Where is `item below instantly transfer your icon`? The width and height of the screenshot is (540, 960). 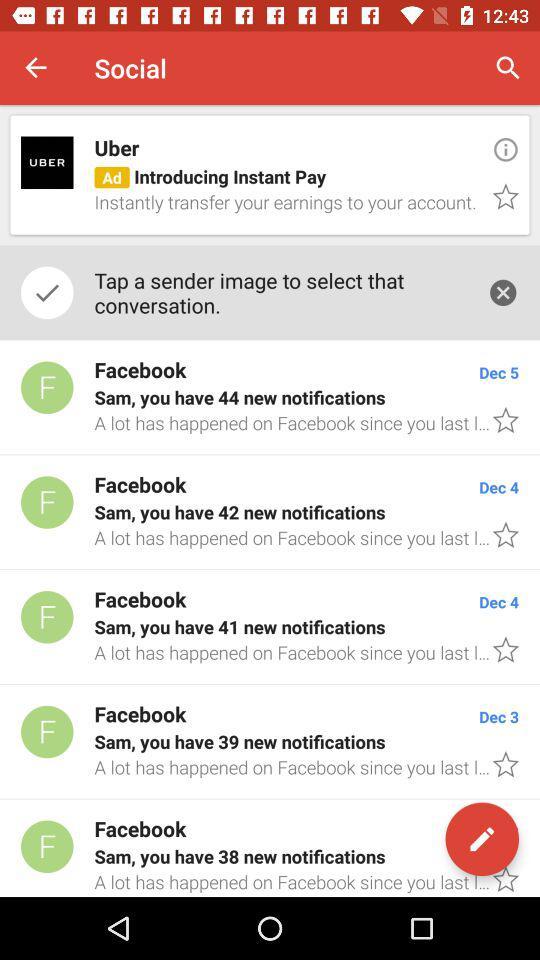 item below instantly transfer your icon is located at coordinates (279, 291).